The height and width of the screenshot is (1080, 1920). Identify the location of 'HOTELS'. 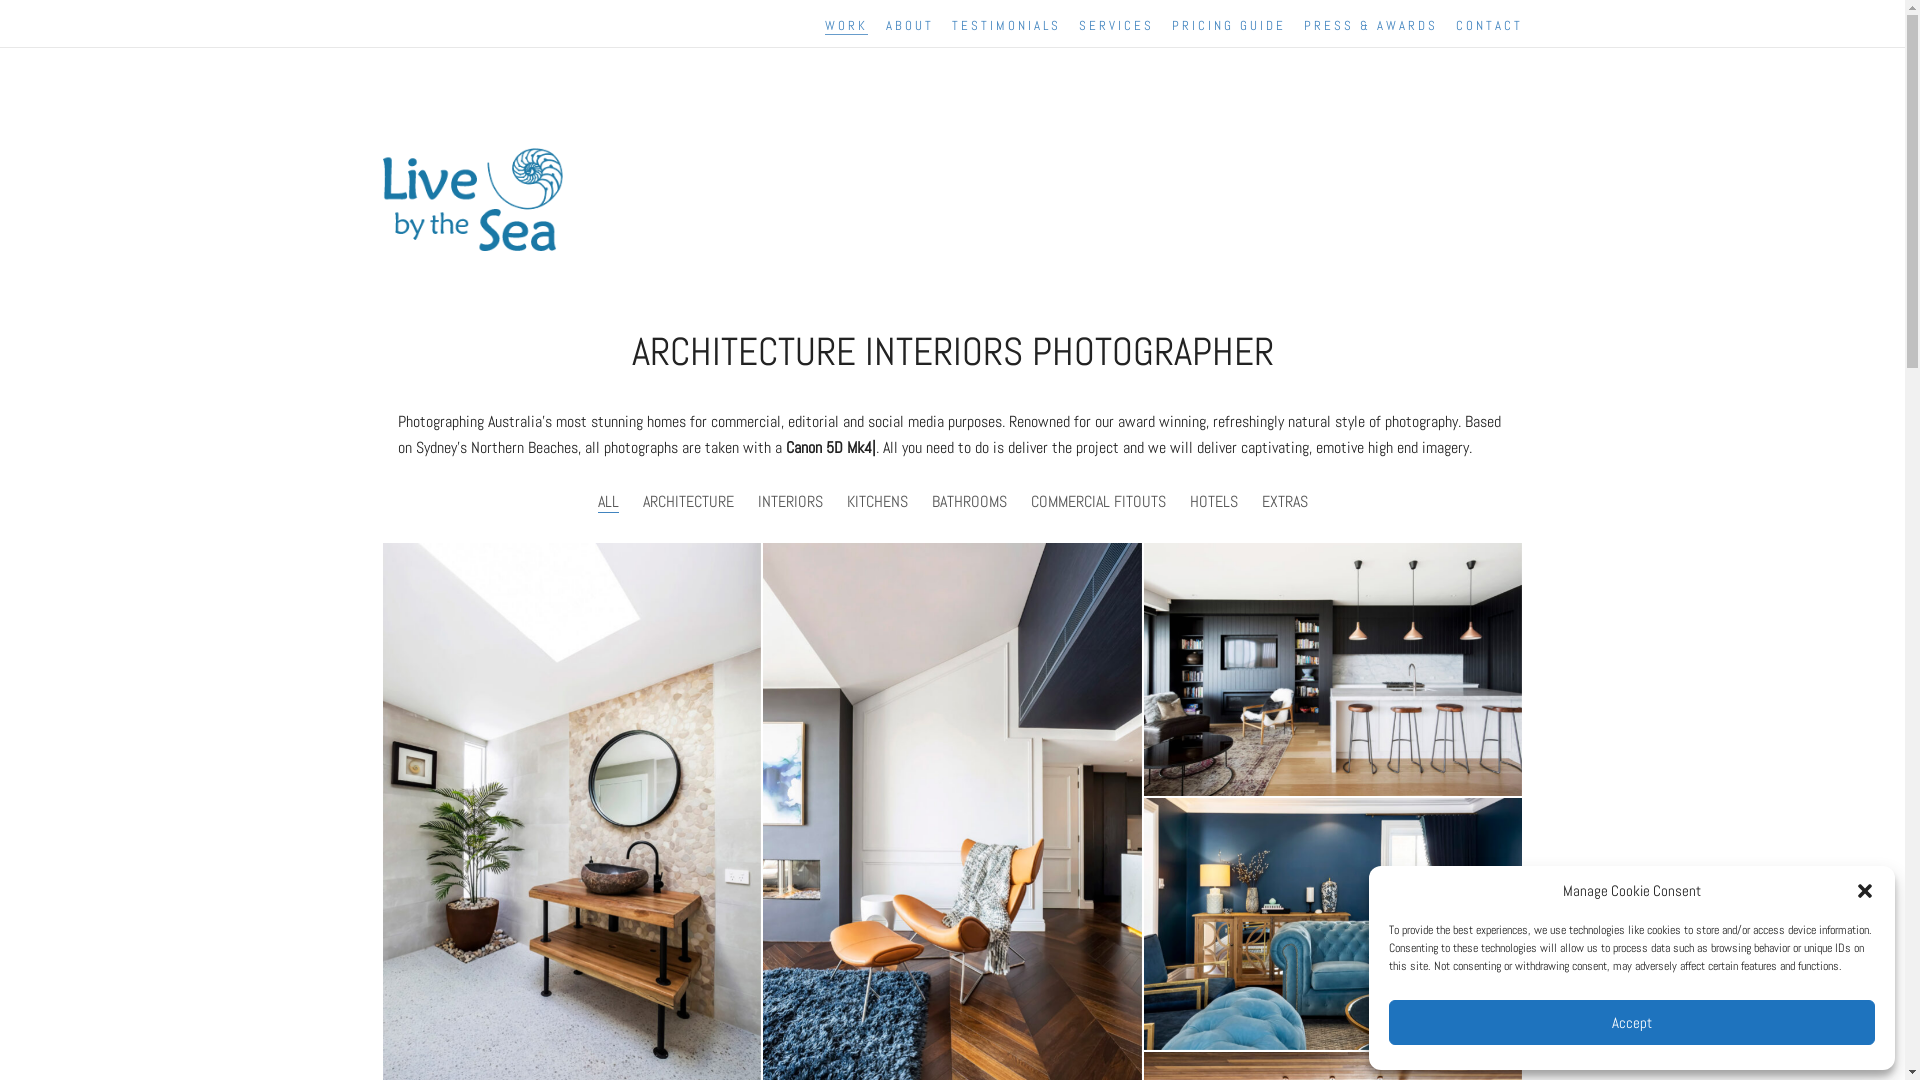
(1213, 500).